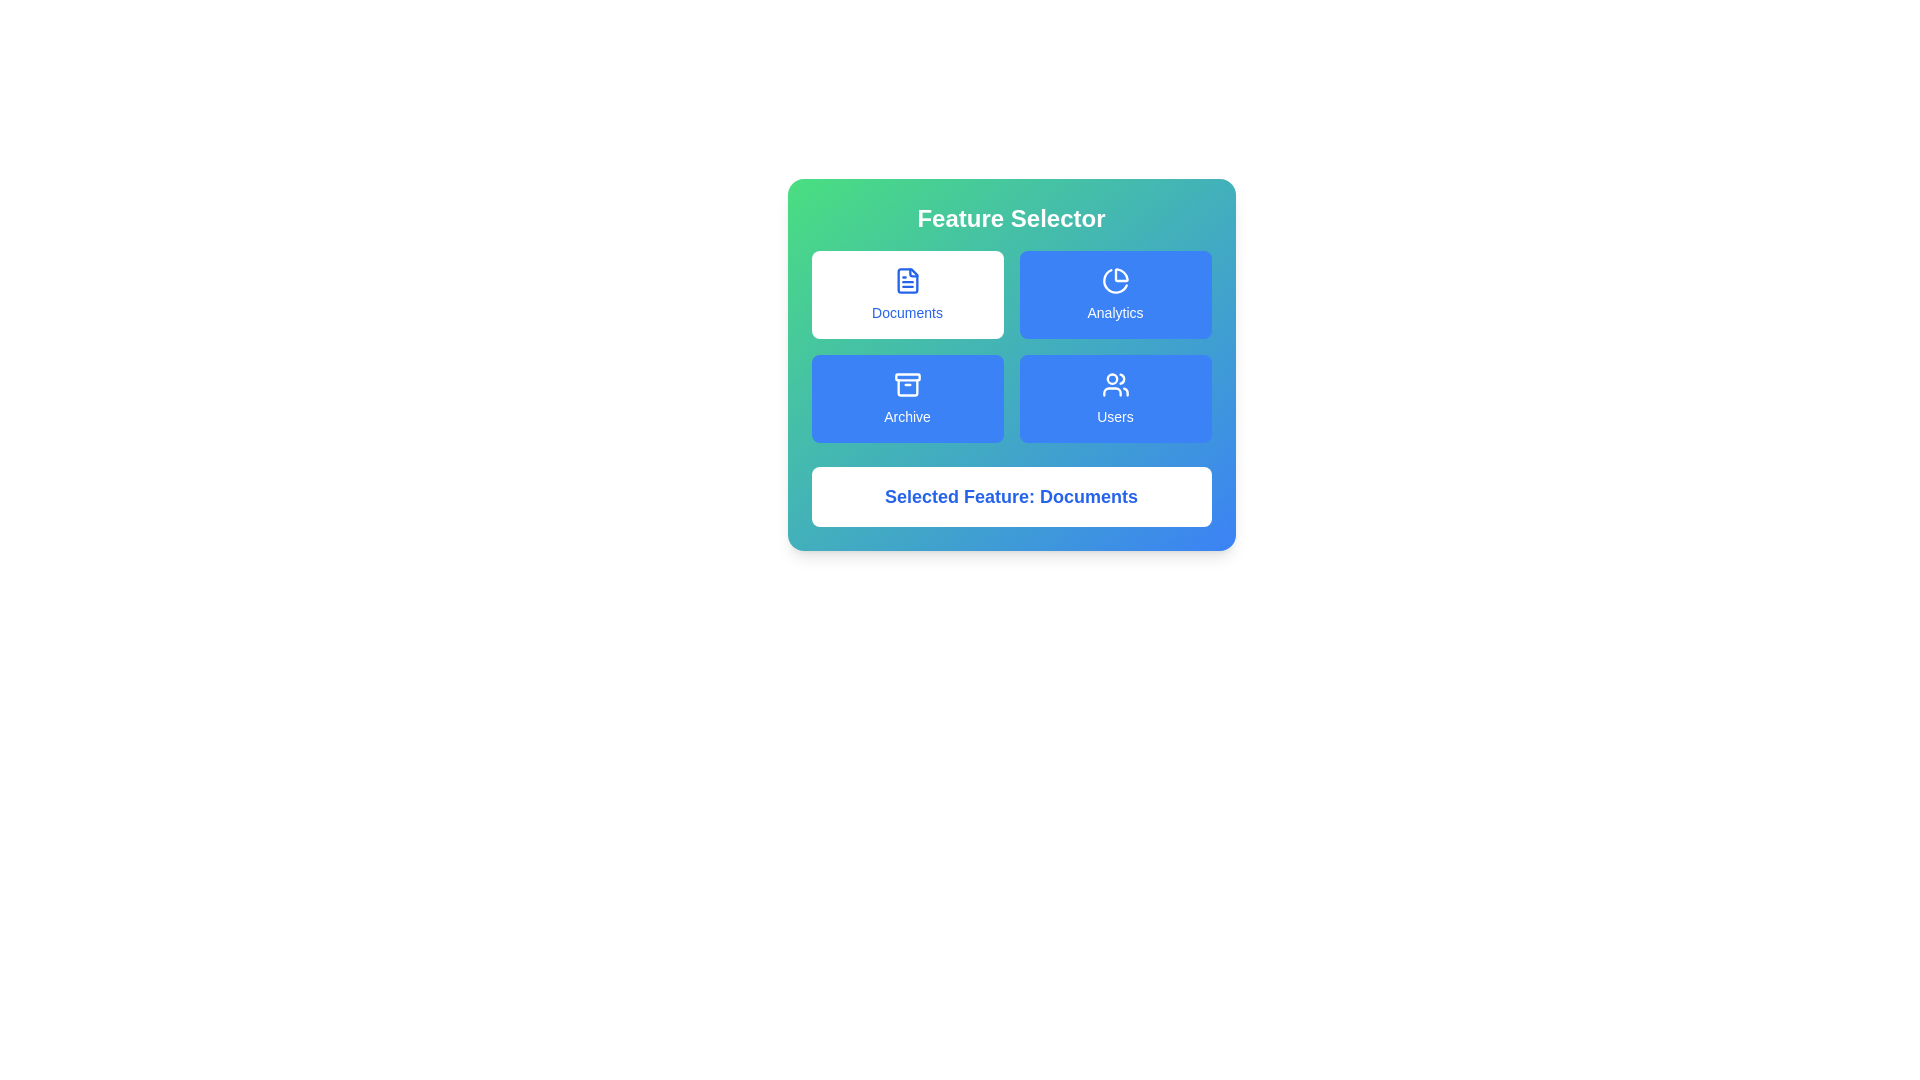 The height and width of the screenshot is (1080, 1920). What do you see at coordinates (1114, 385) in the screenshot?
I see `the 'Users' button, which contains an icon of grouped user figures styled as a minimalist vector SVG with outlines` at bounding box center [1114, 385].